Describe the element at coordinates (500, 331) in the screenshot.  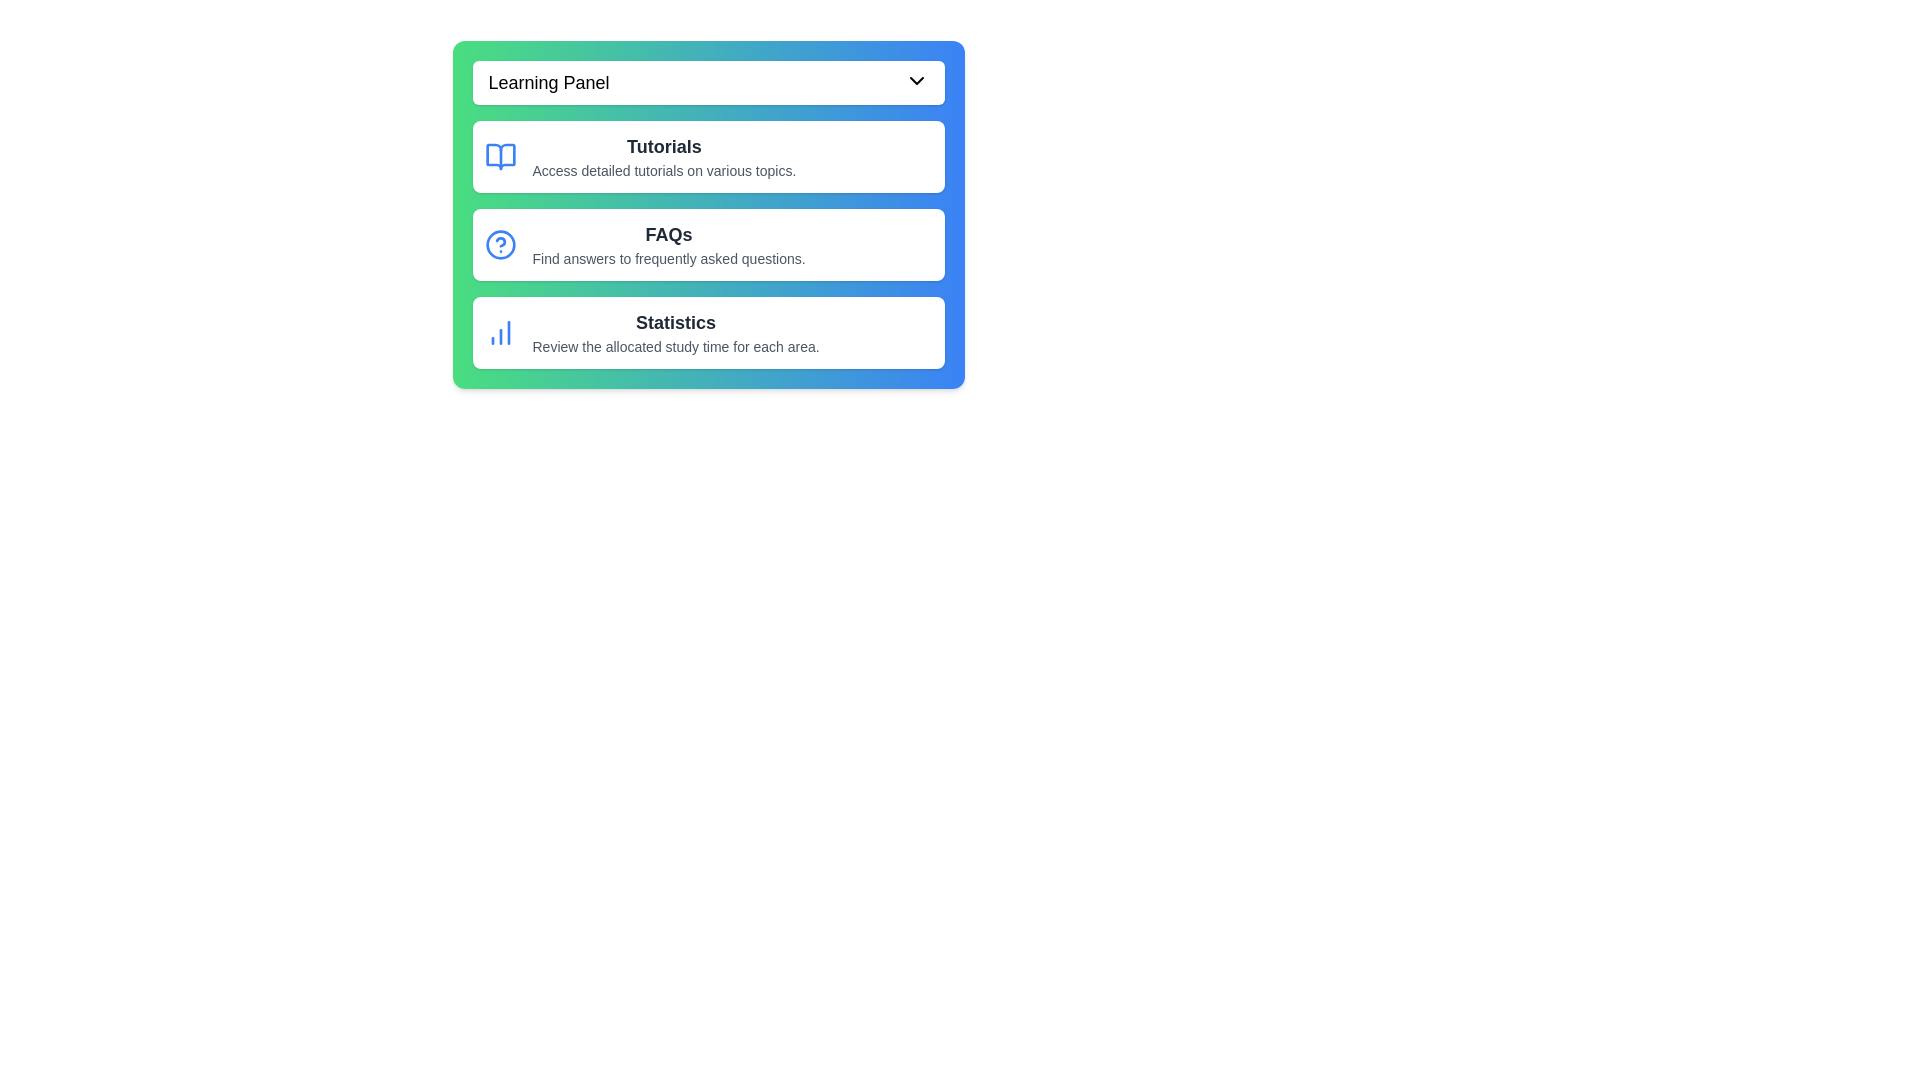
I see `the icon corresponding to Statistics to access its additional actions` at that location.